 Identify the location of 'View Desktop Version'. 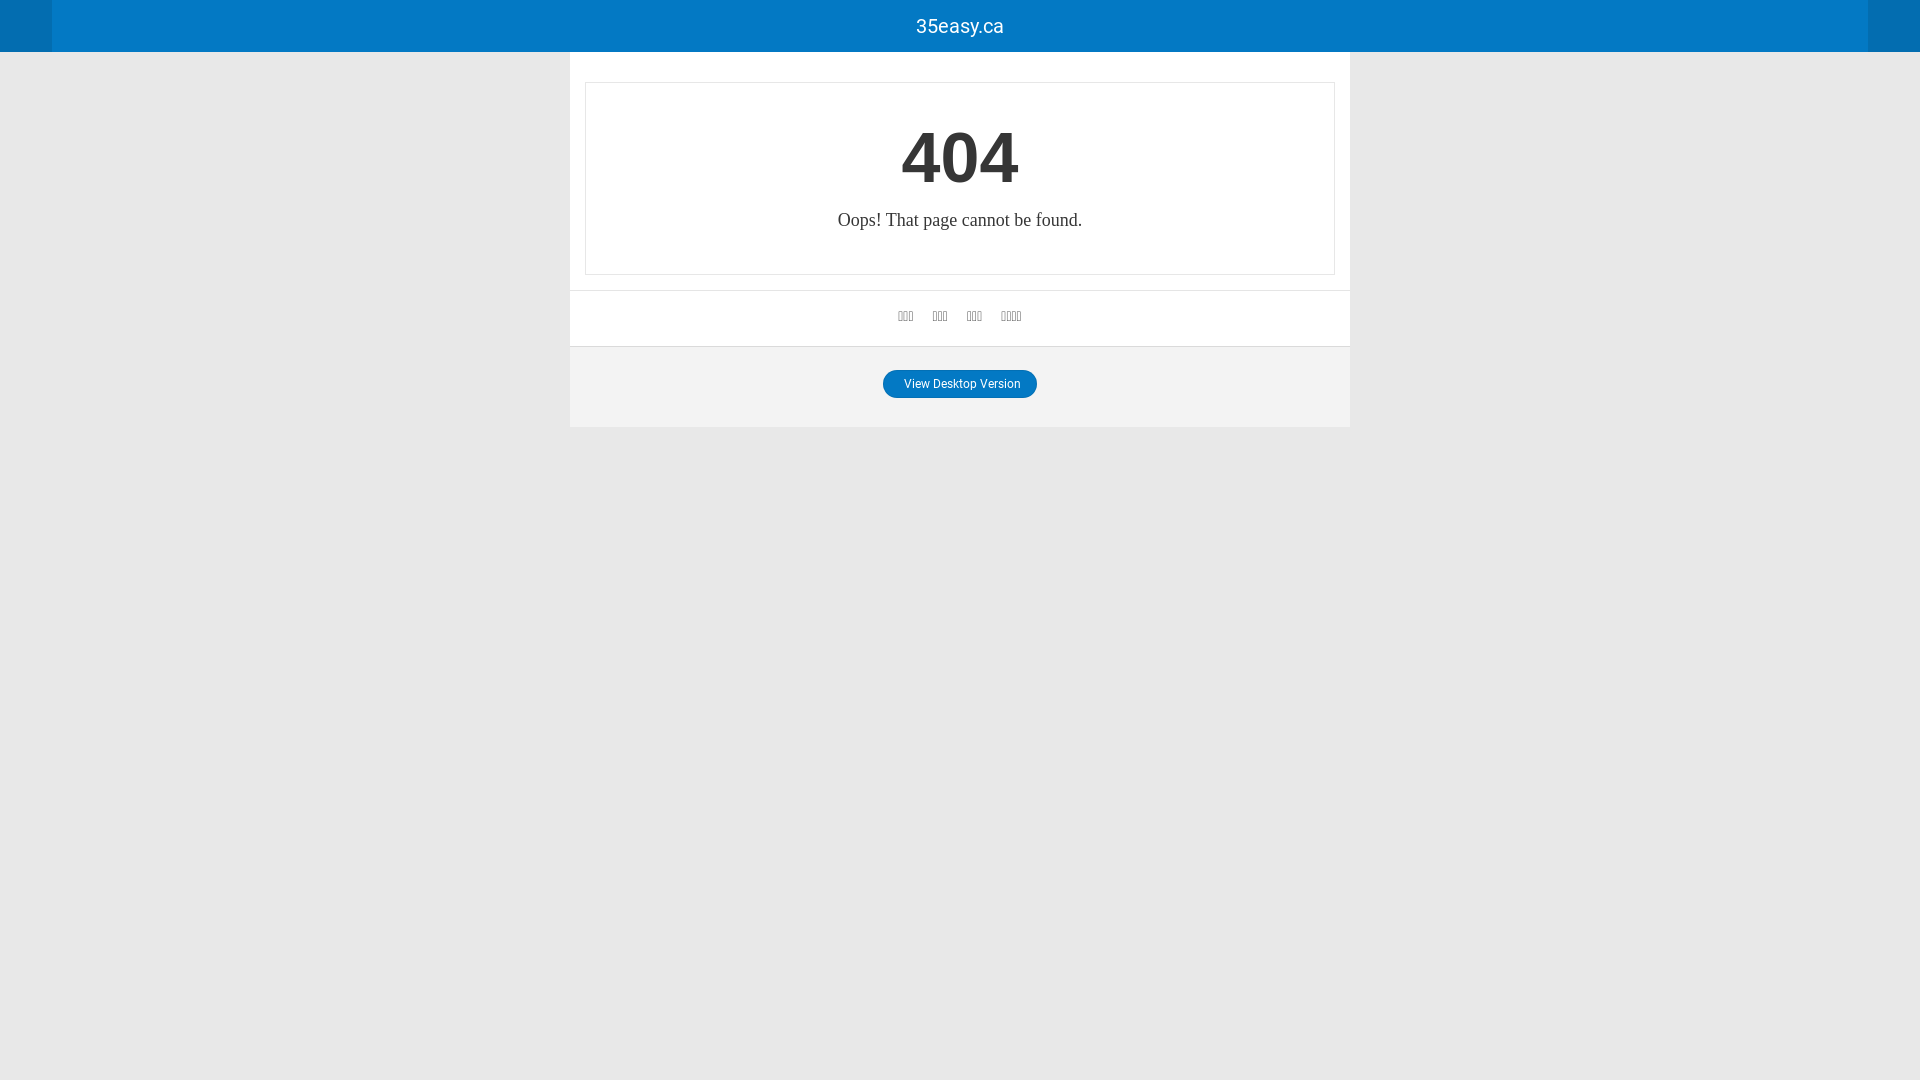
(960, 384).